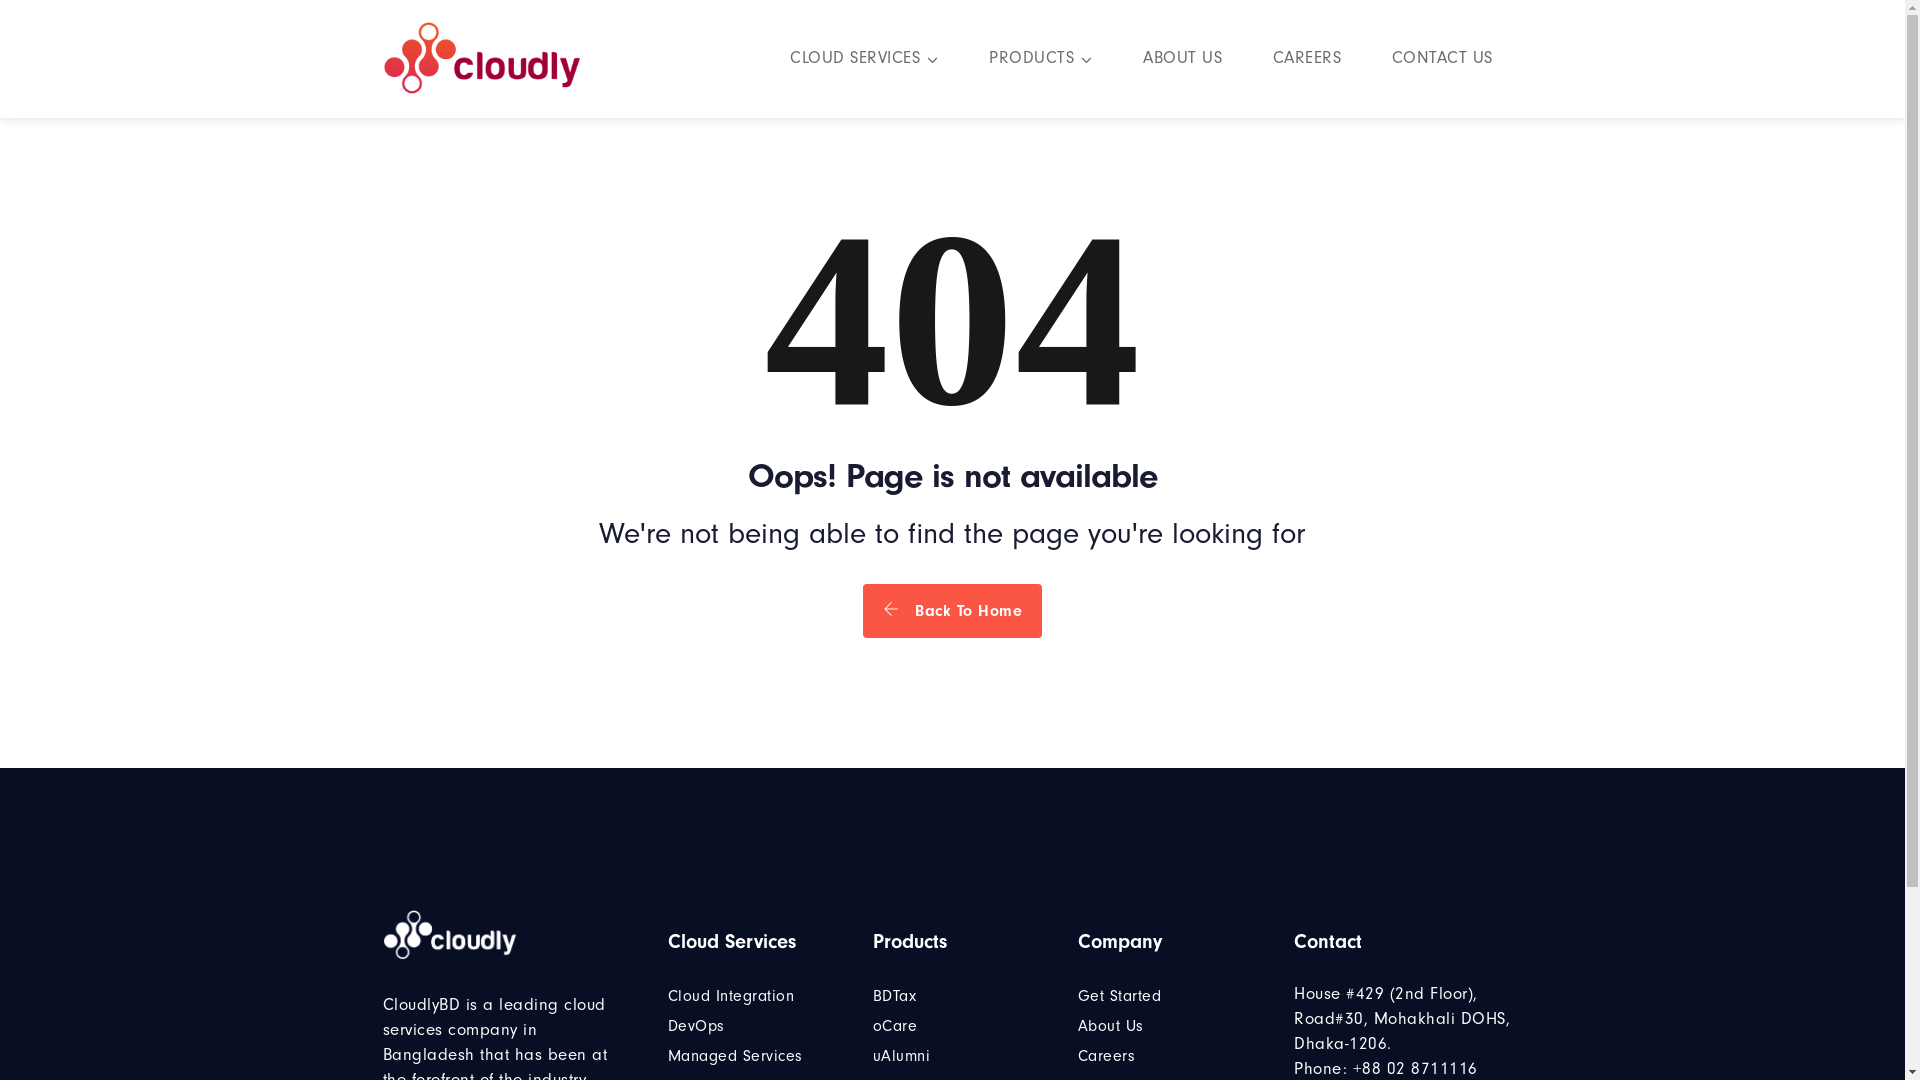 The width and height of the screenshot is (1920, 1080). I want to click on 'CLOUD SERVICES', so click(864, 59).